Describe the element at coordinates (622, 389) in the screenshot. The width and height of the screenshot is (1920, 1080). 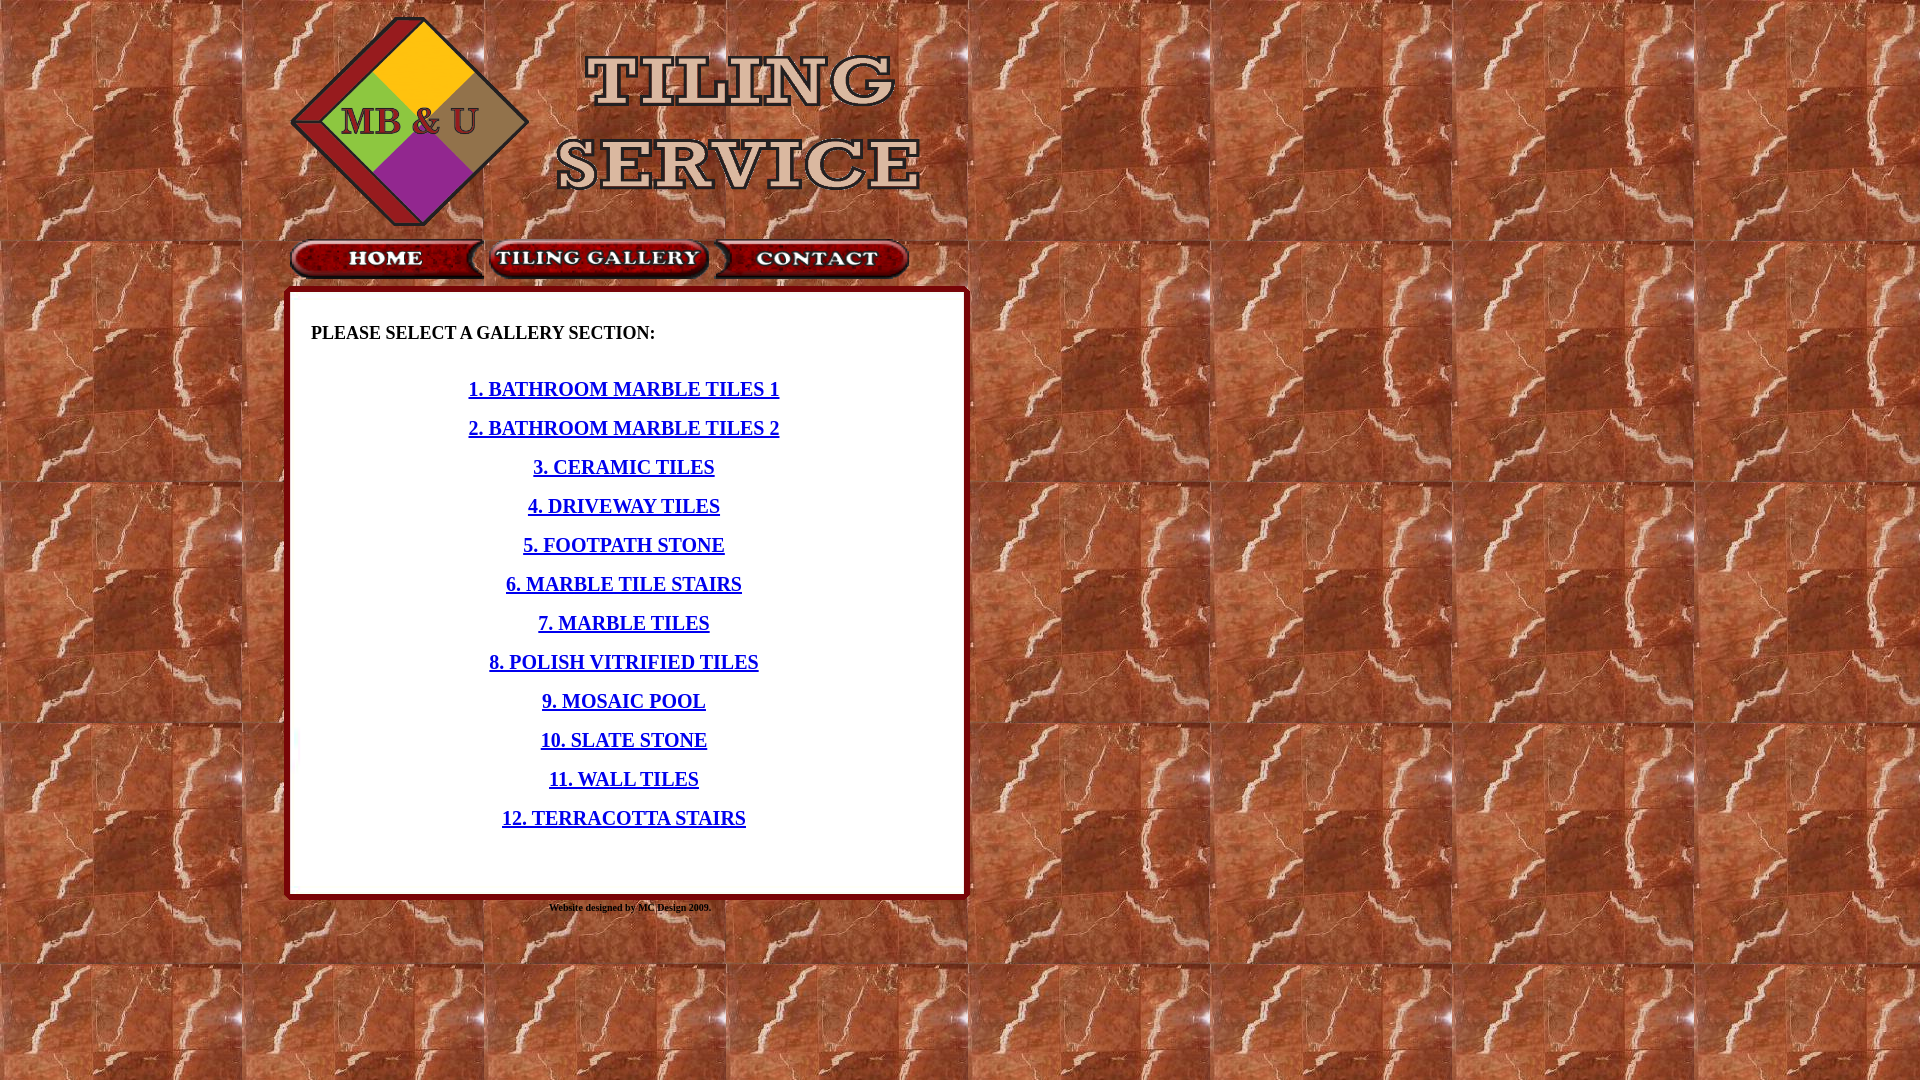
I see `'1. BATHROOM MARBLE TILES 1'` at that location.